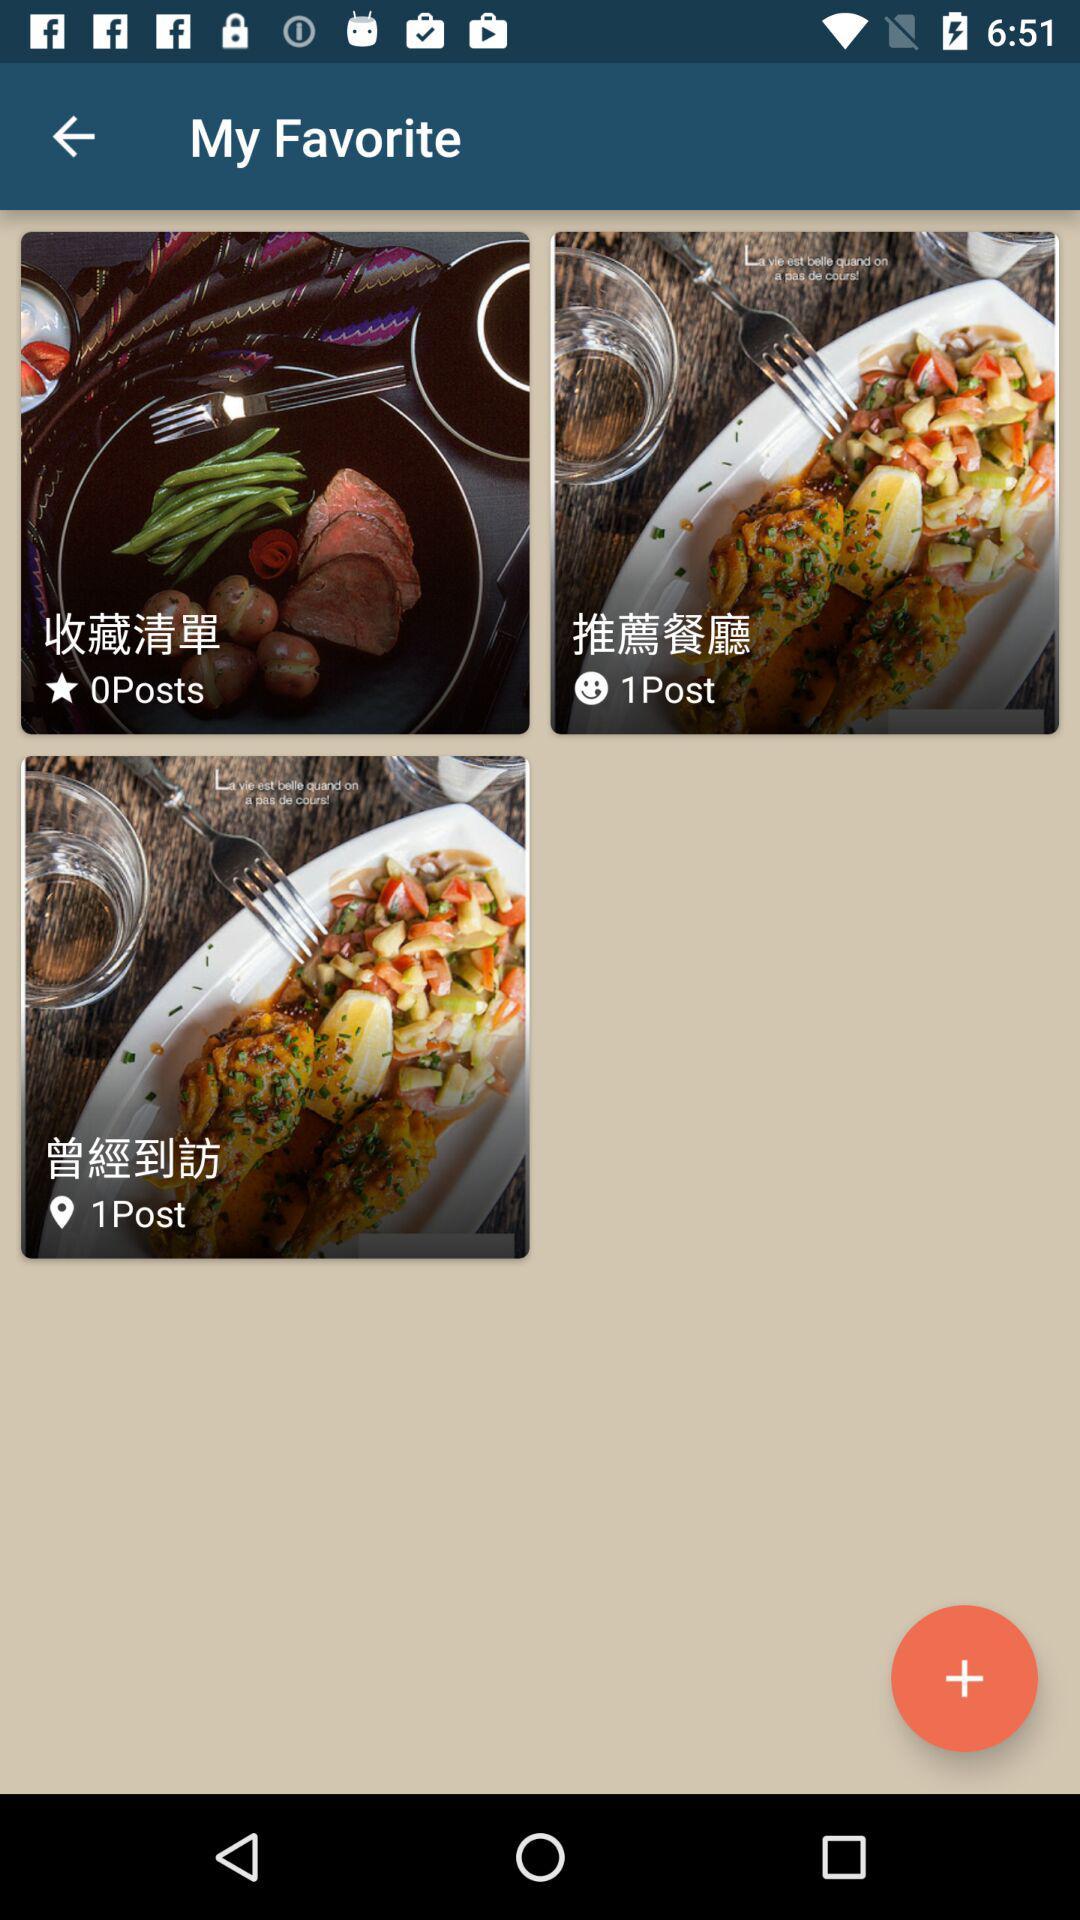 The width and height of the screenshot is (1080, 1920). I want to click on icon at the bottom right corner, so click(963, 1678).